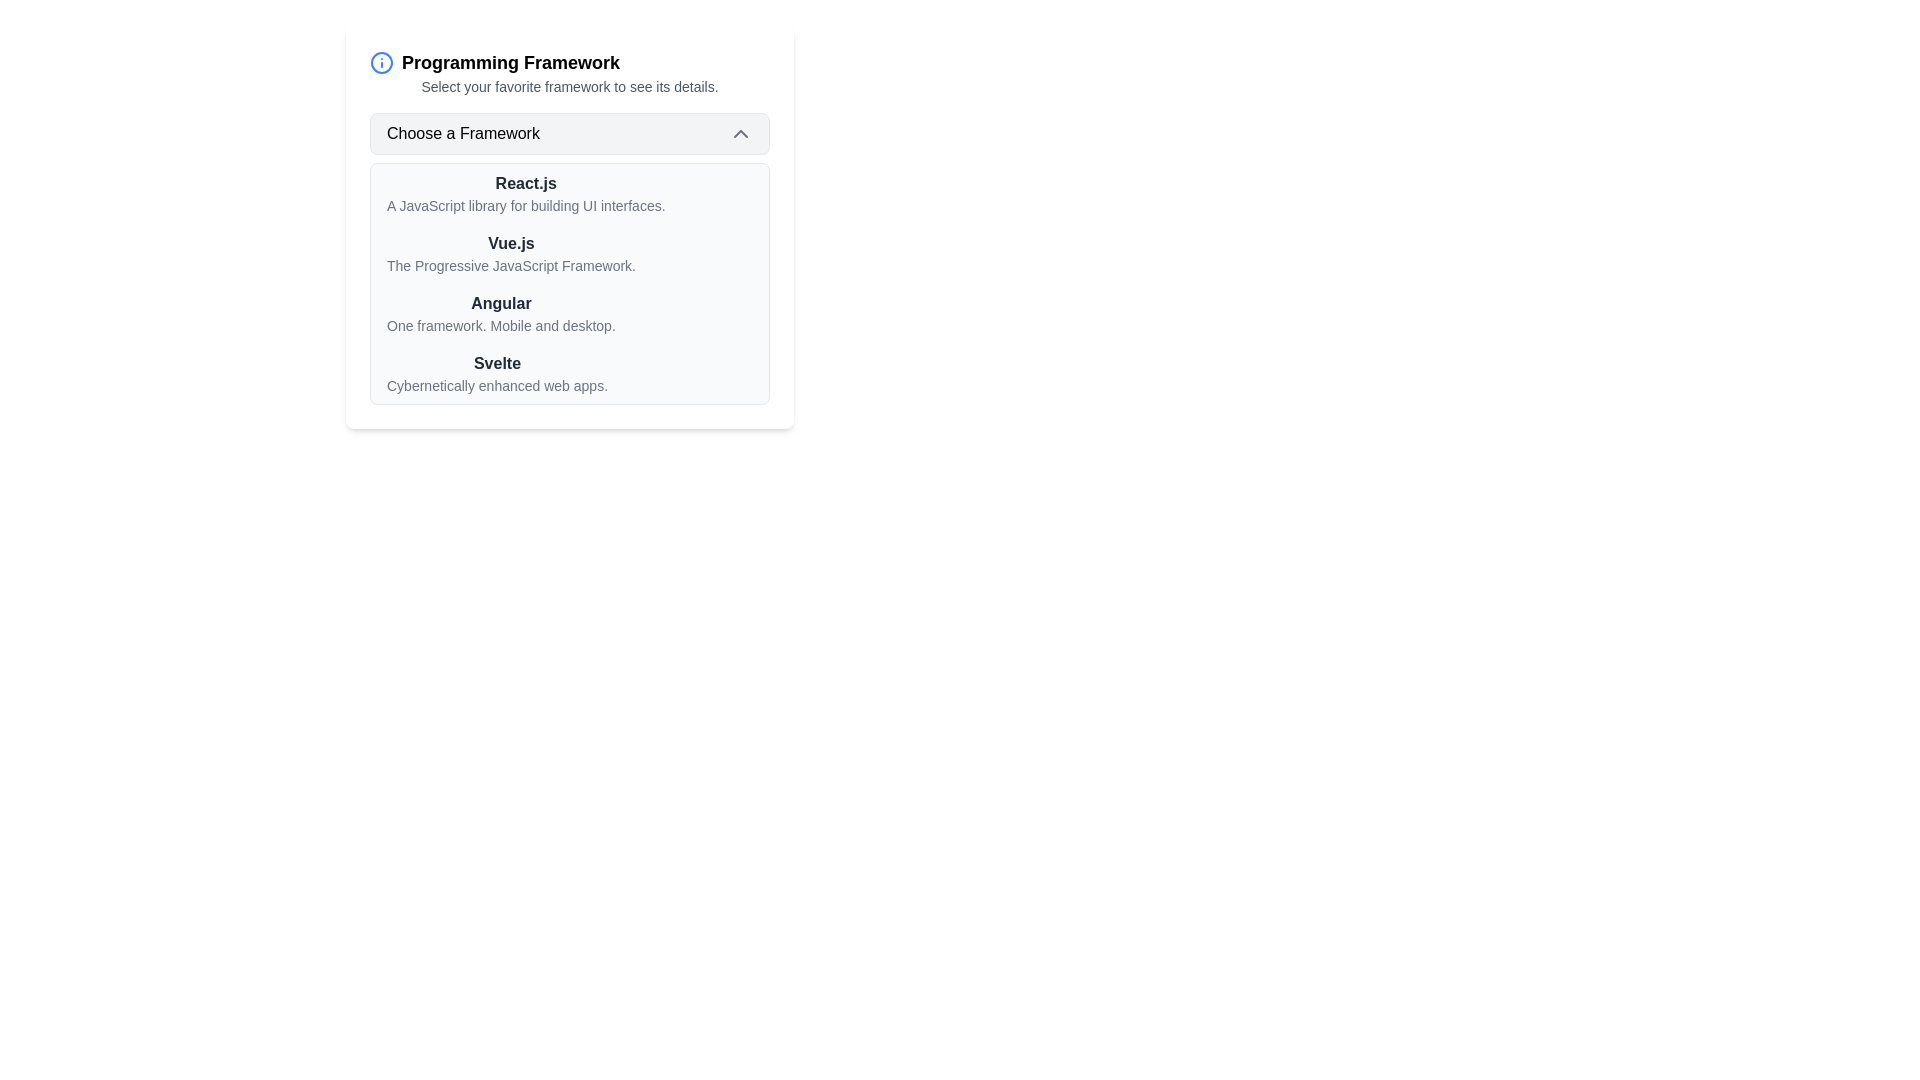 The height and width of the screenshot is (1080, 1920). What do you see at coordinates (569, 134) in the screenshot?
I see `the Dropdown trigger button labeled 'Choose a Framework'` at bounding box center [569, 134].